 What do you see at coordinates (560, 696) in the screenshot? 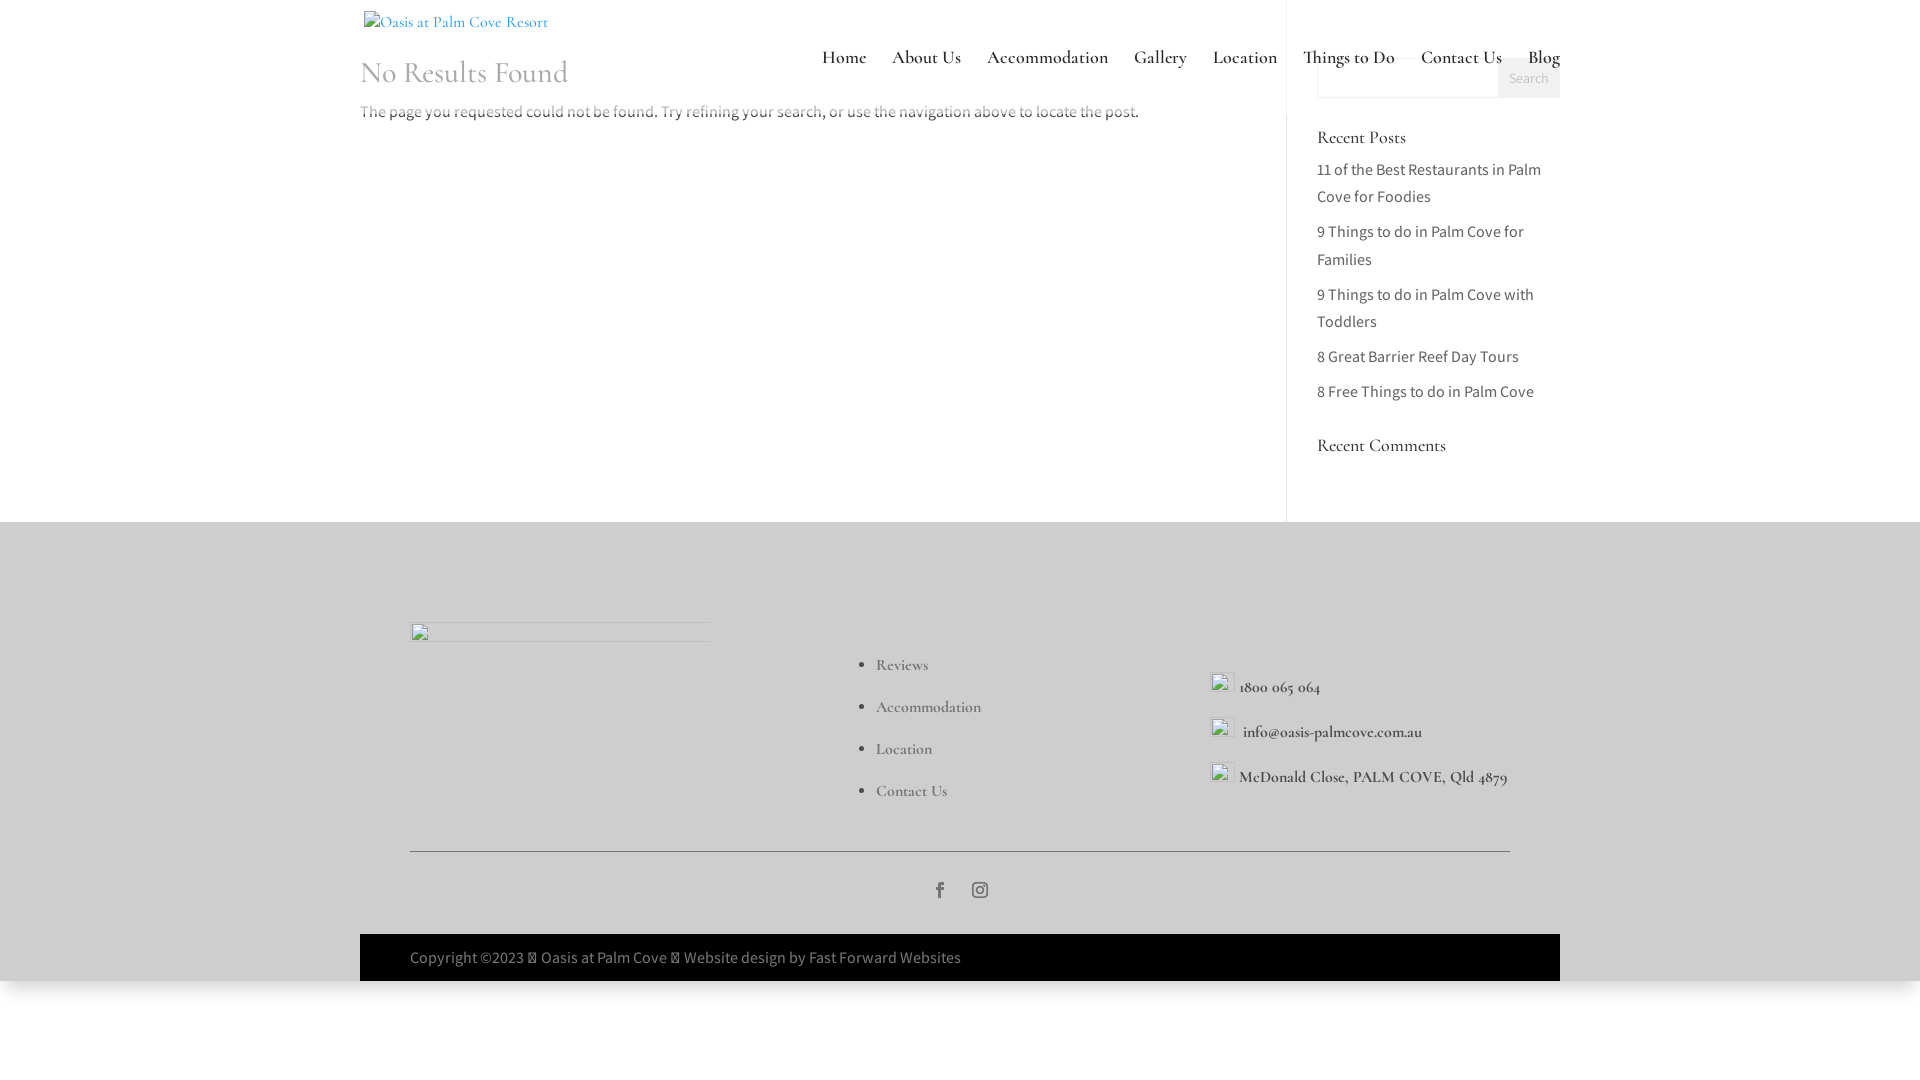
I see `'oasis-logo-black-1-'` at bounding box center [560, 696].